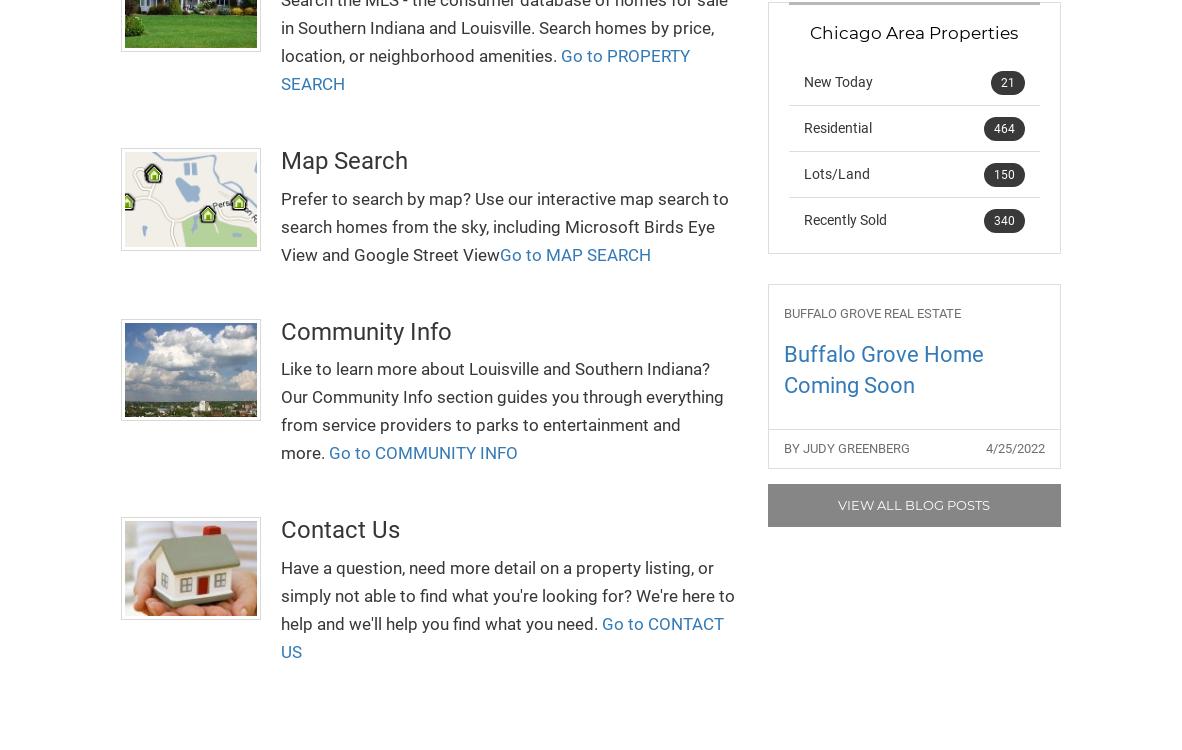  I want to click on 'Lots/Land', so click(835, 174).